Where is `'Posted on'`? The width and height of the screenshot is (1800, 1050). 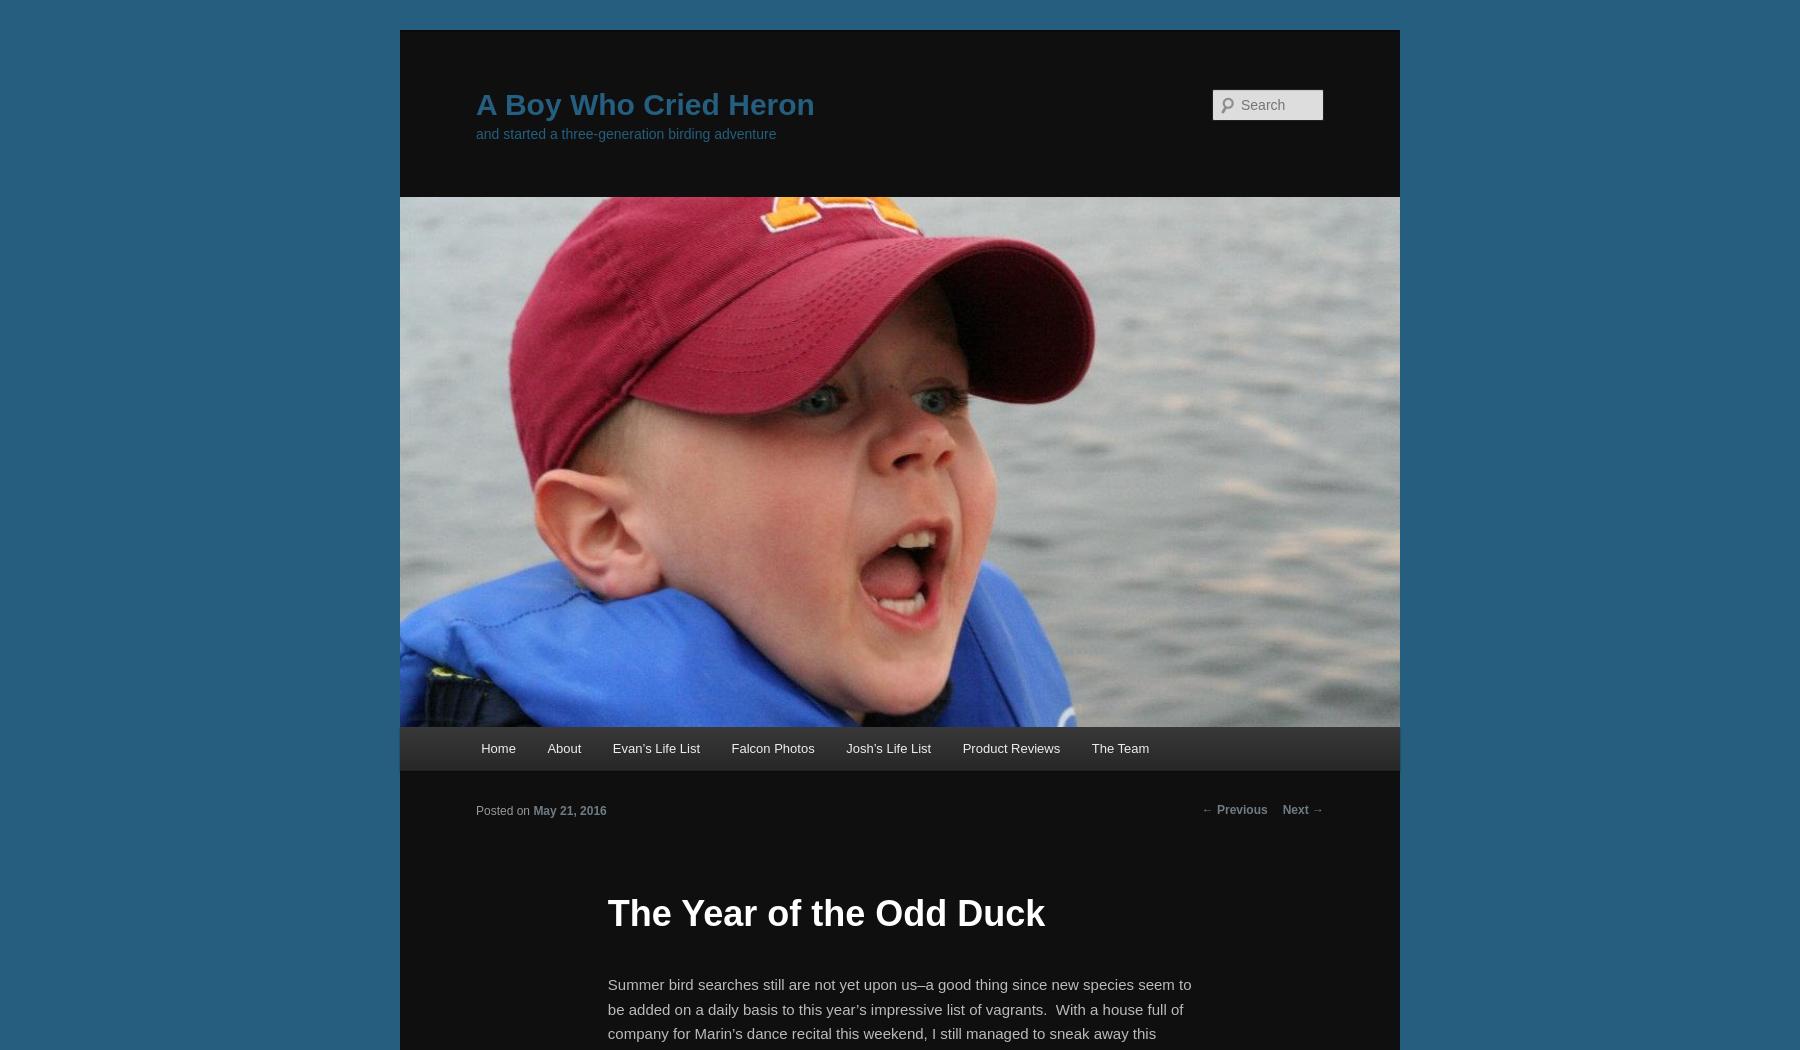 'Posted on' is located at coordinates (503, 808).